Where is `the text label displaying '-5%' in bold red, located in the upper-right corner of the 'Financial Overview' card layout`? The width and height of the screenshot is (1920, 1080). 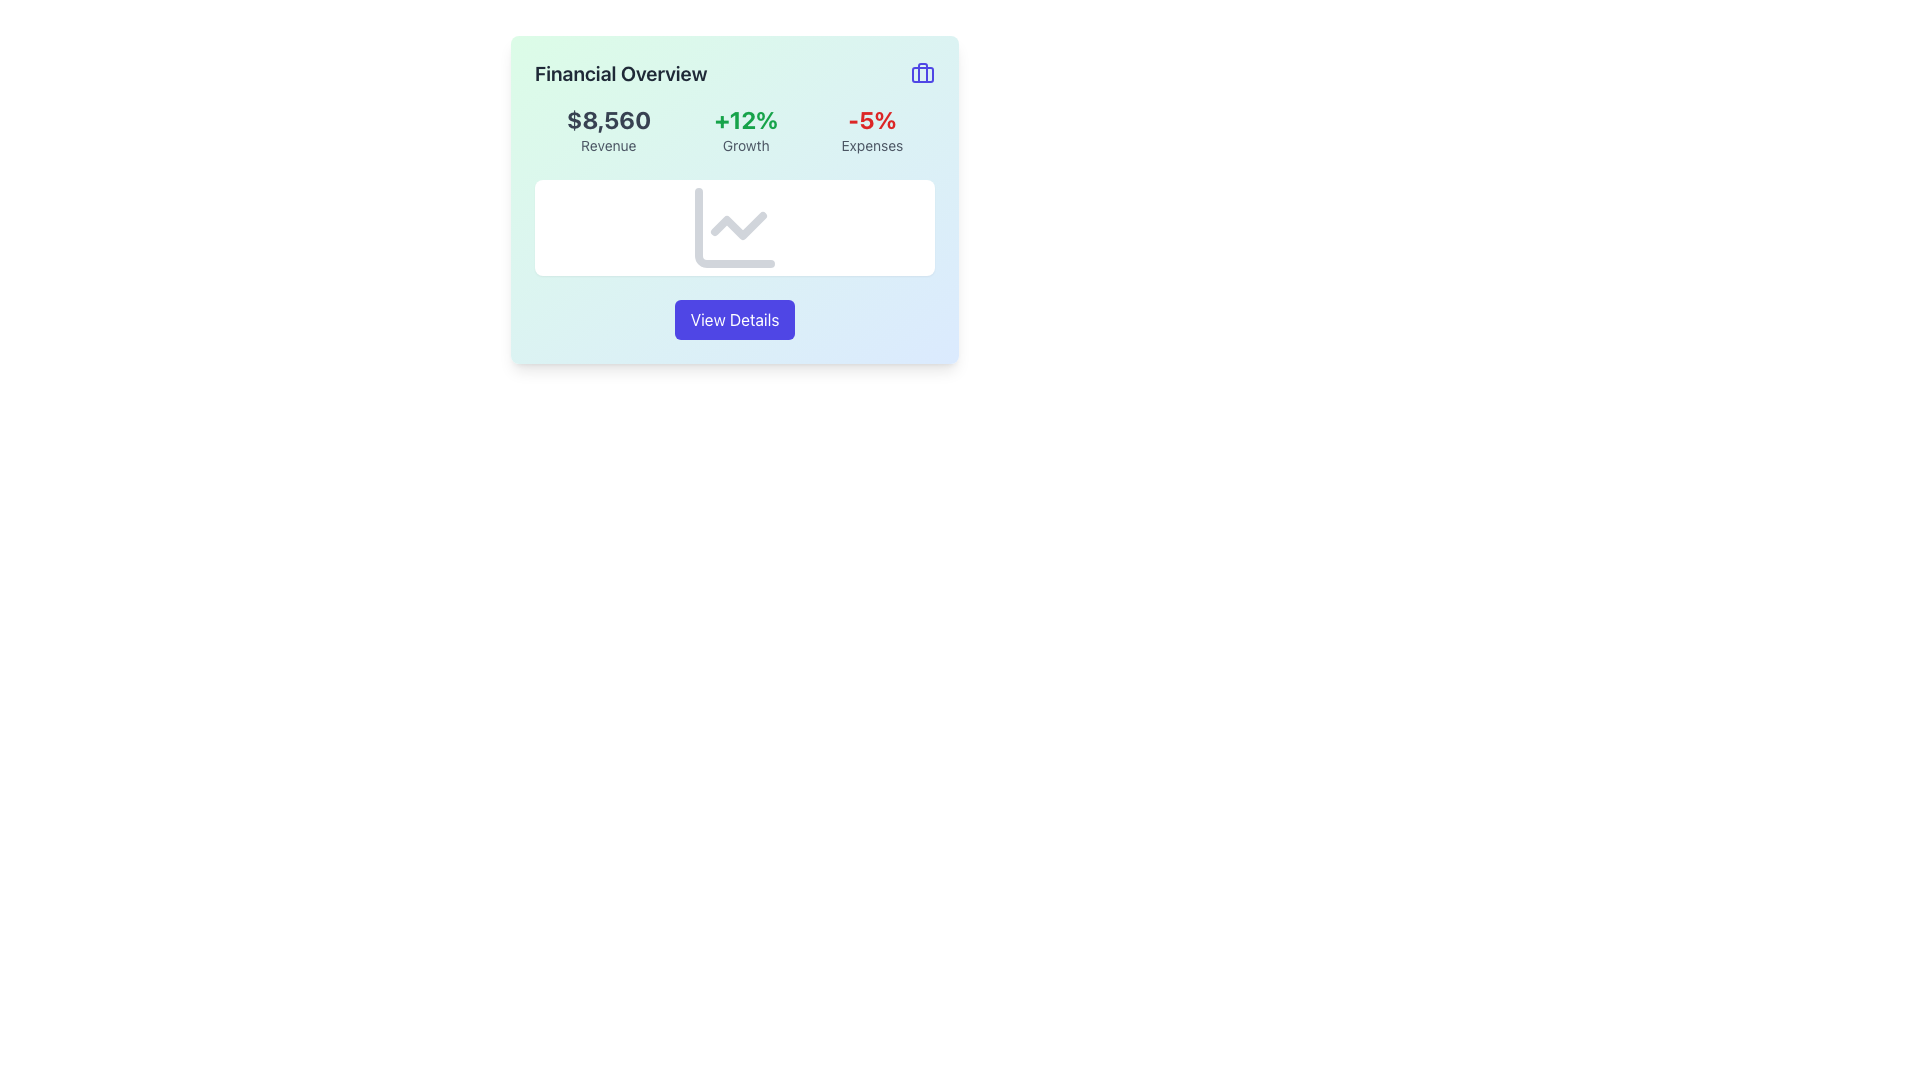 the text label displaying '-5%' in bold red, located in the upper-right corner of the 'Financial Overview' card layout is located at coordinates (872, 119).